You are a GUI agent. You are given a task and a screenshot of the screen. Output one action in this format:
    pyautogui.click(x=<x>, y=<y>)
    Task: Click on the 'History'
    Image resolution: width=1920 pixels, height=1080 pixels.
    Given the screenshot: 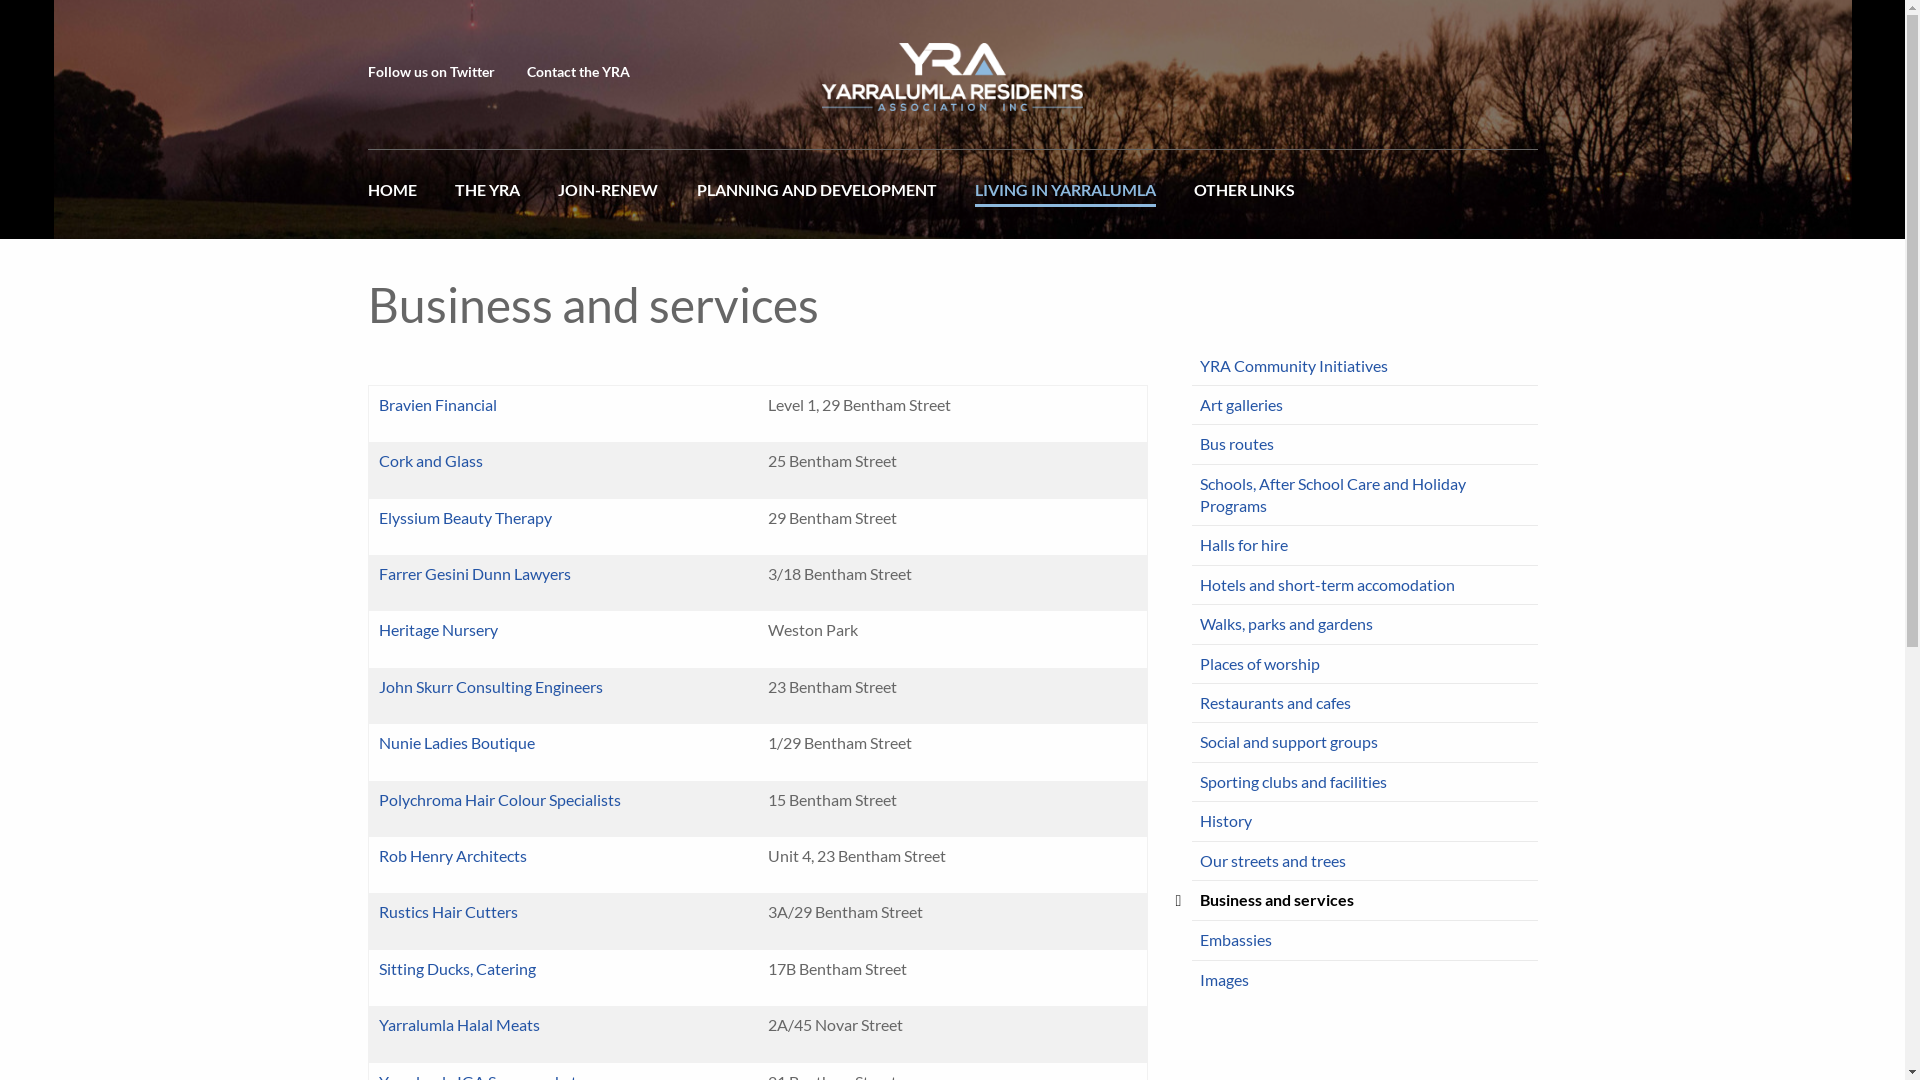 What is the action you would take?
    pyautogui.click(x=1363, y=821)
    